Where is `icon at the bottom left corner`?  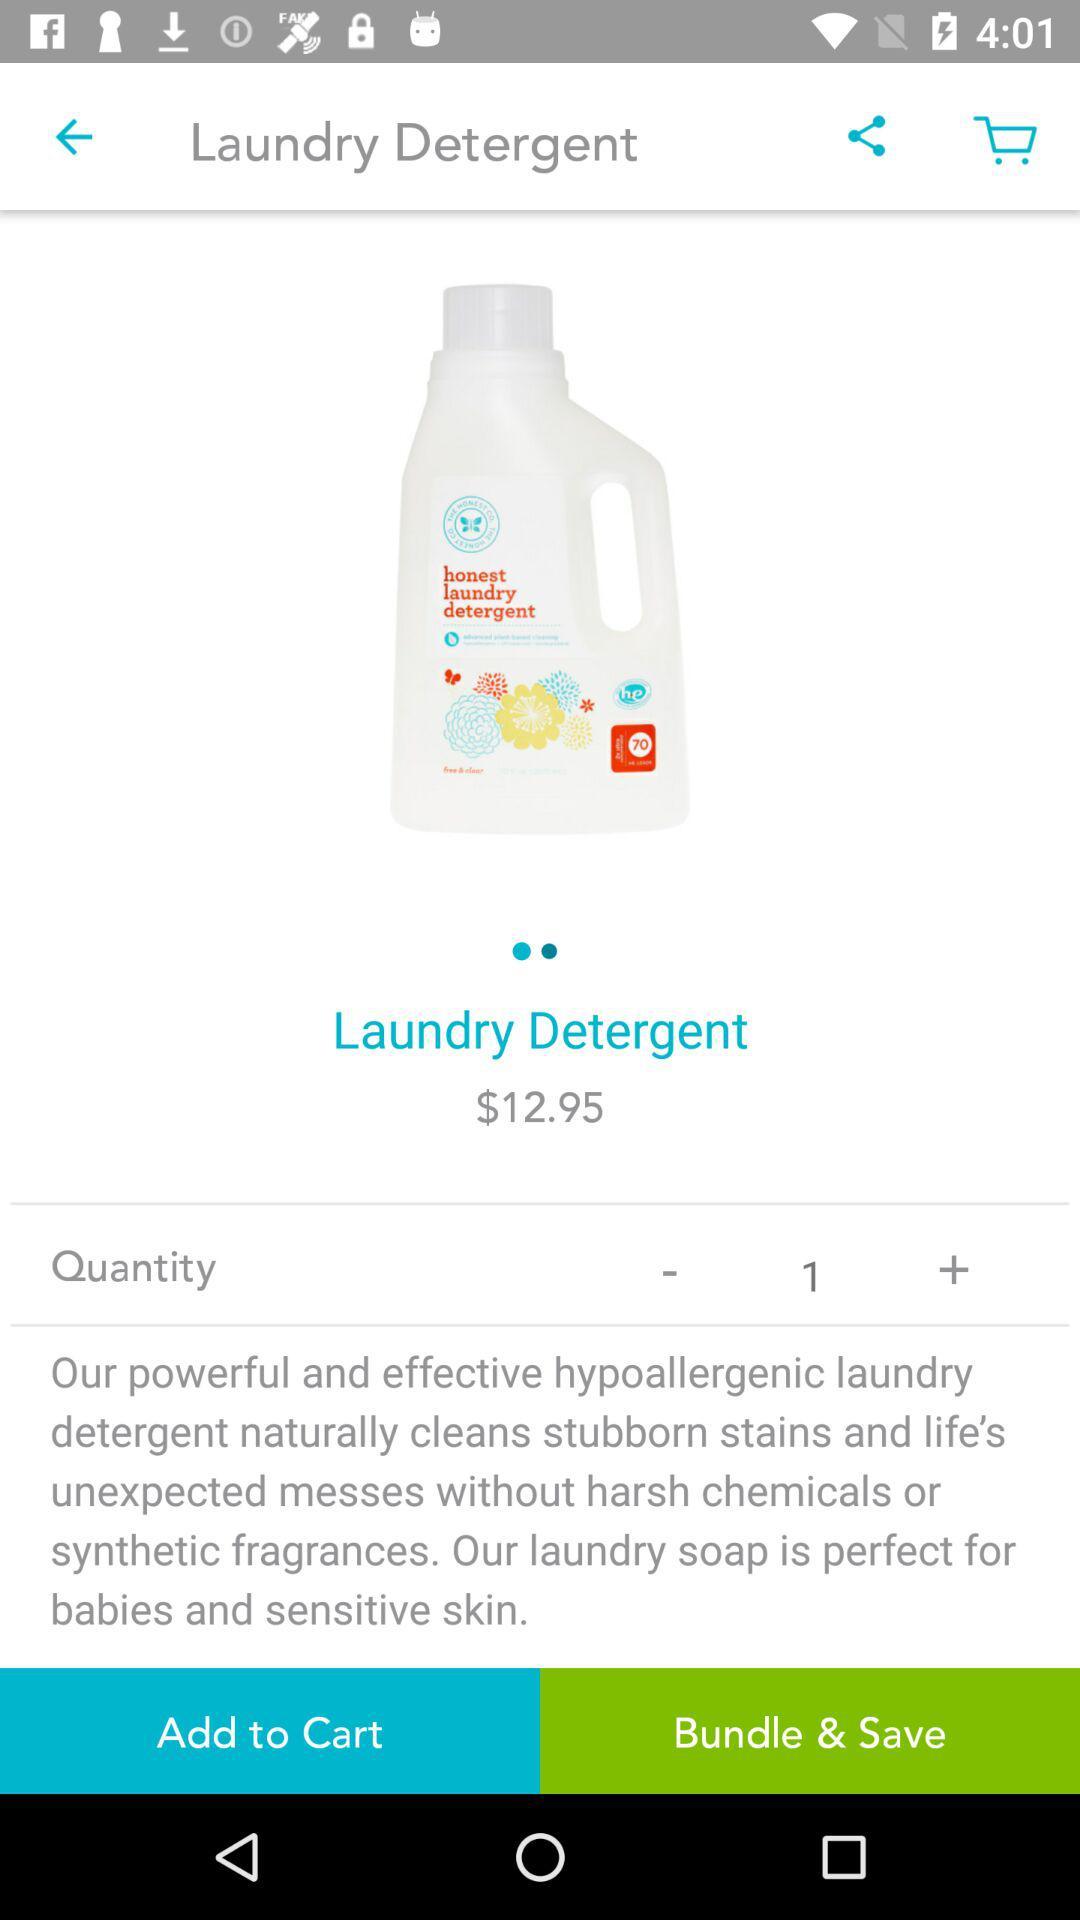 icon at the bottom left corner is located at coordinates (270, 1730).